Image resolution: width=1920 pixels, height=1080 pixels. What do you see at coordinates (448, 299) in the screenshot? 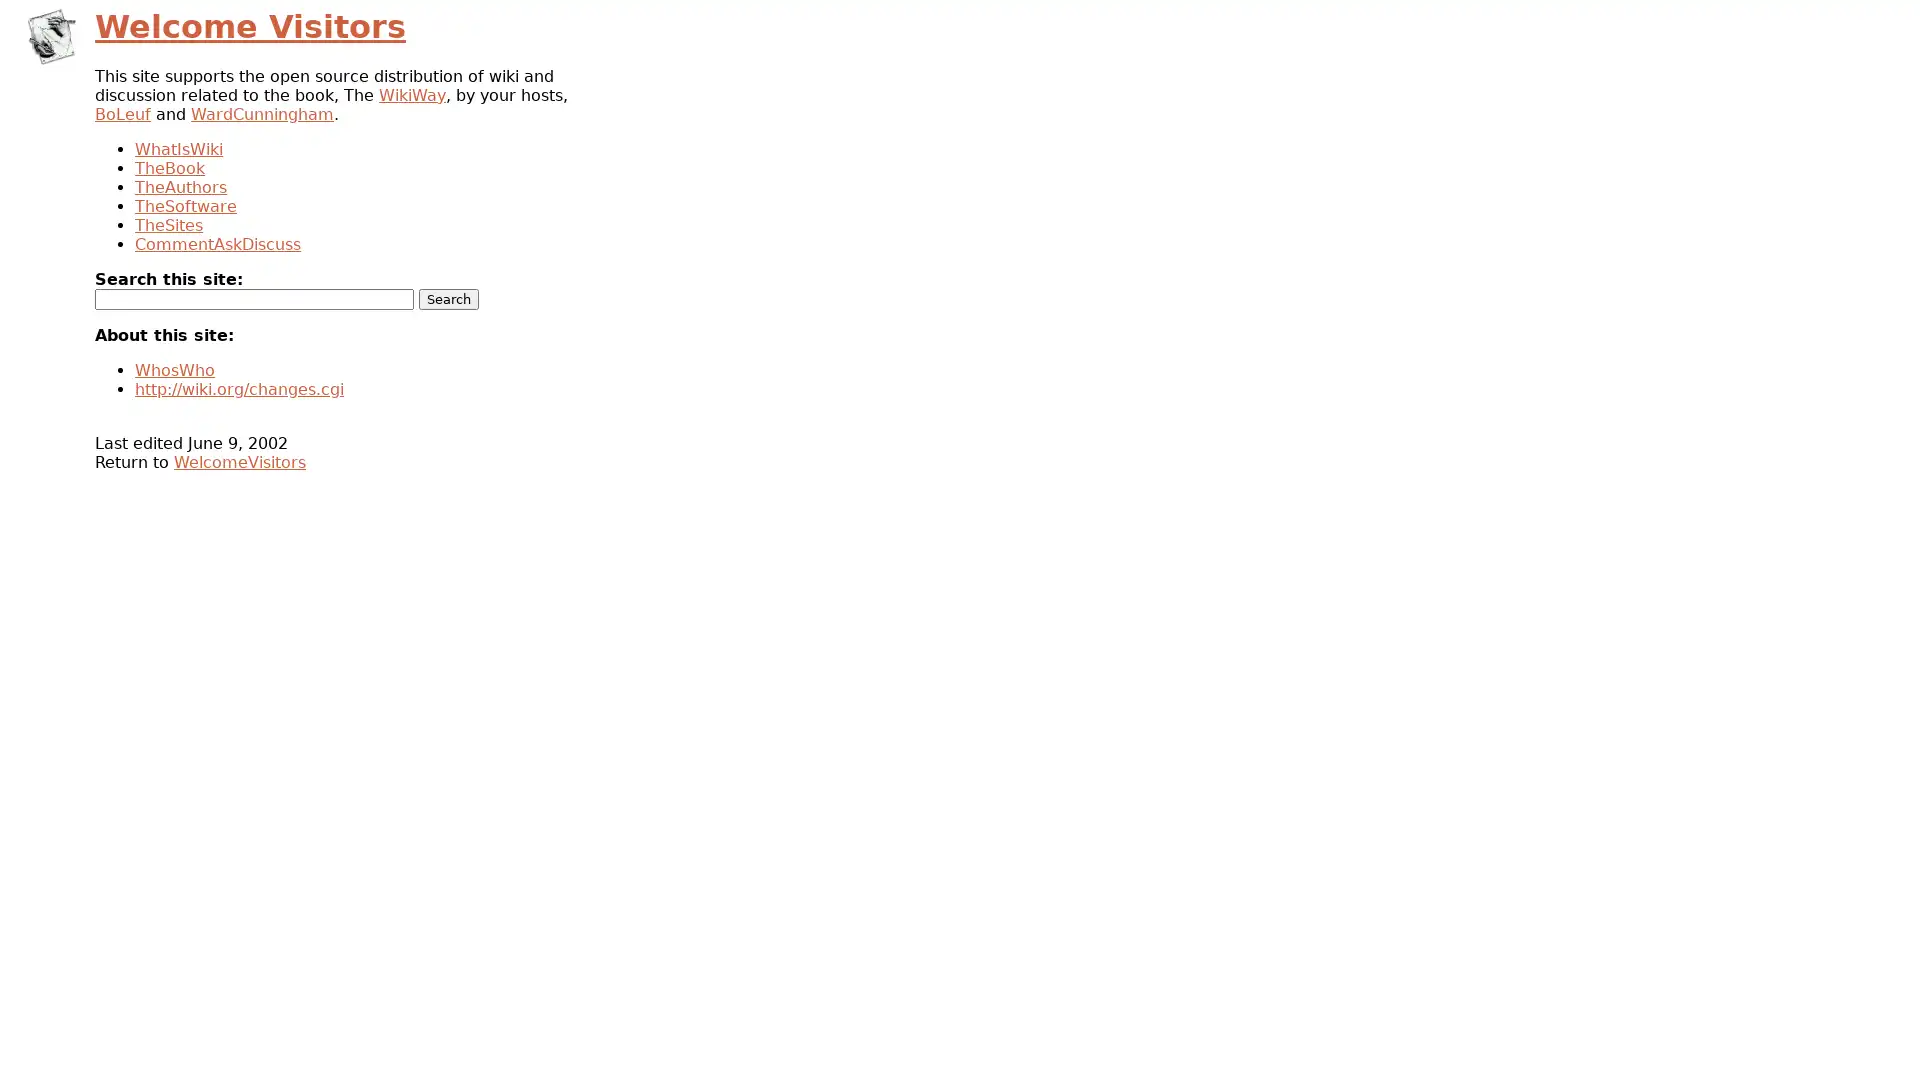
I see `Search` at bounding box center [448, 299].